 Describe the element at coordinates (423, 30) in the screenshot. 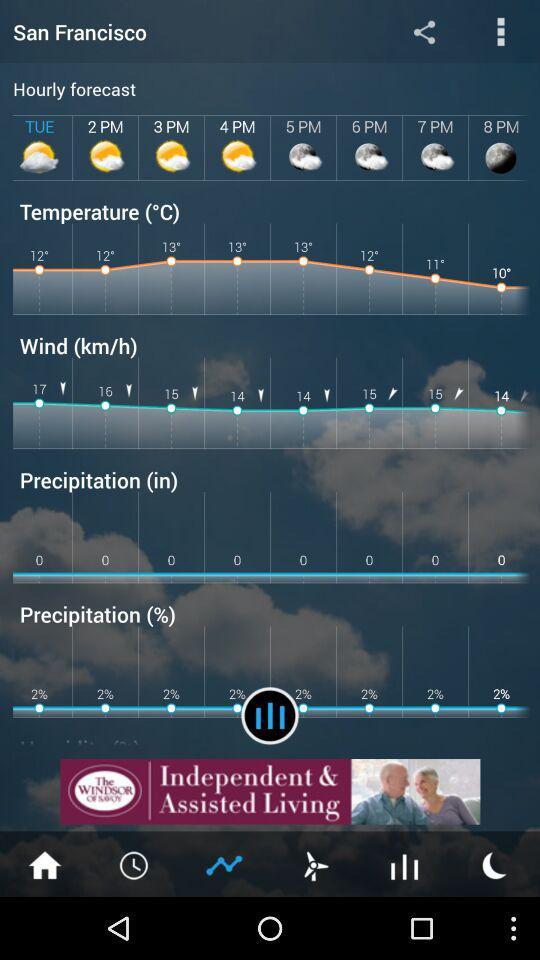

I see `share the information` at that location.